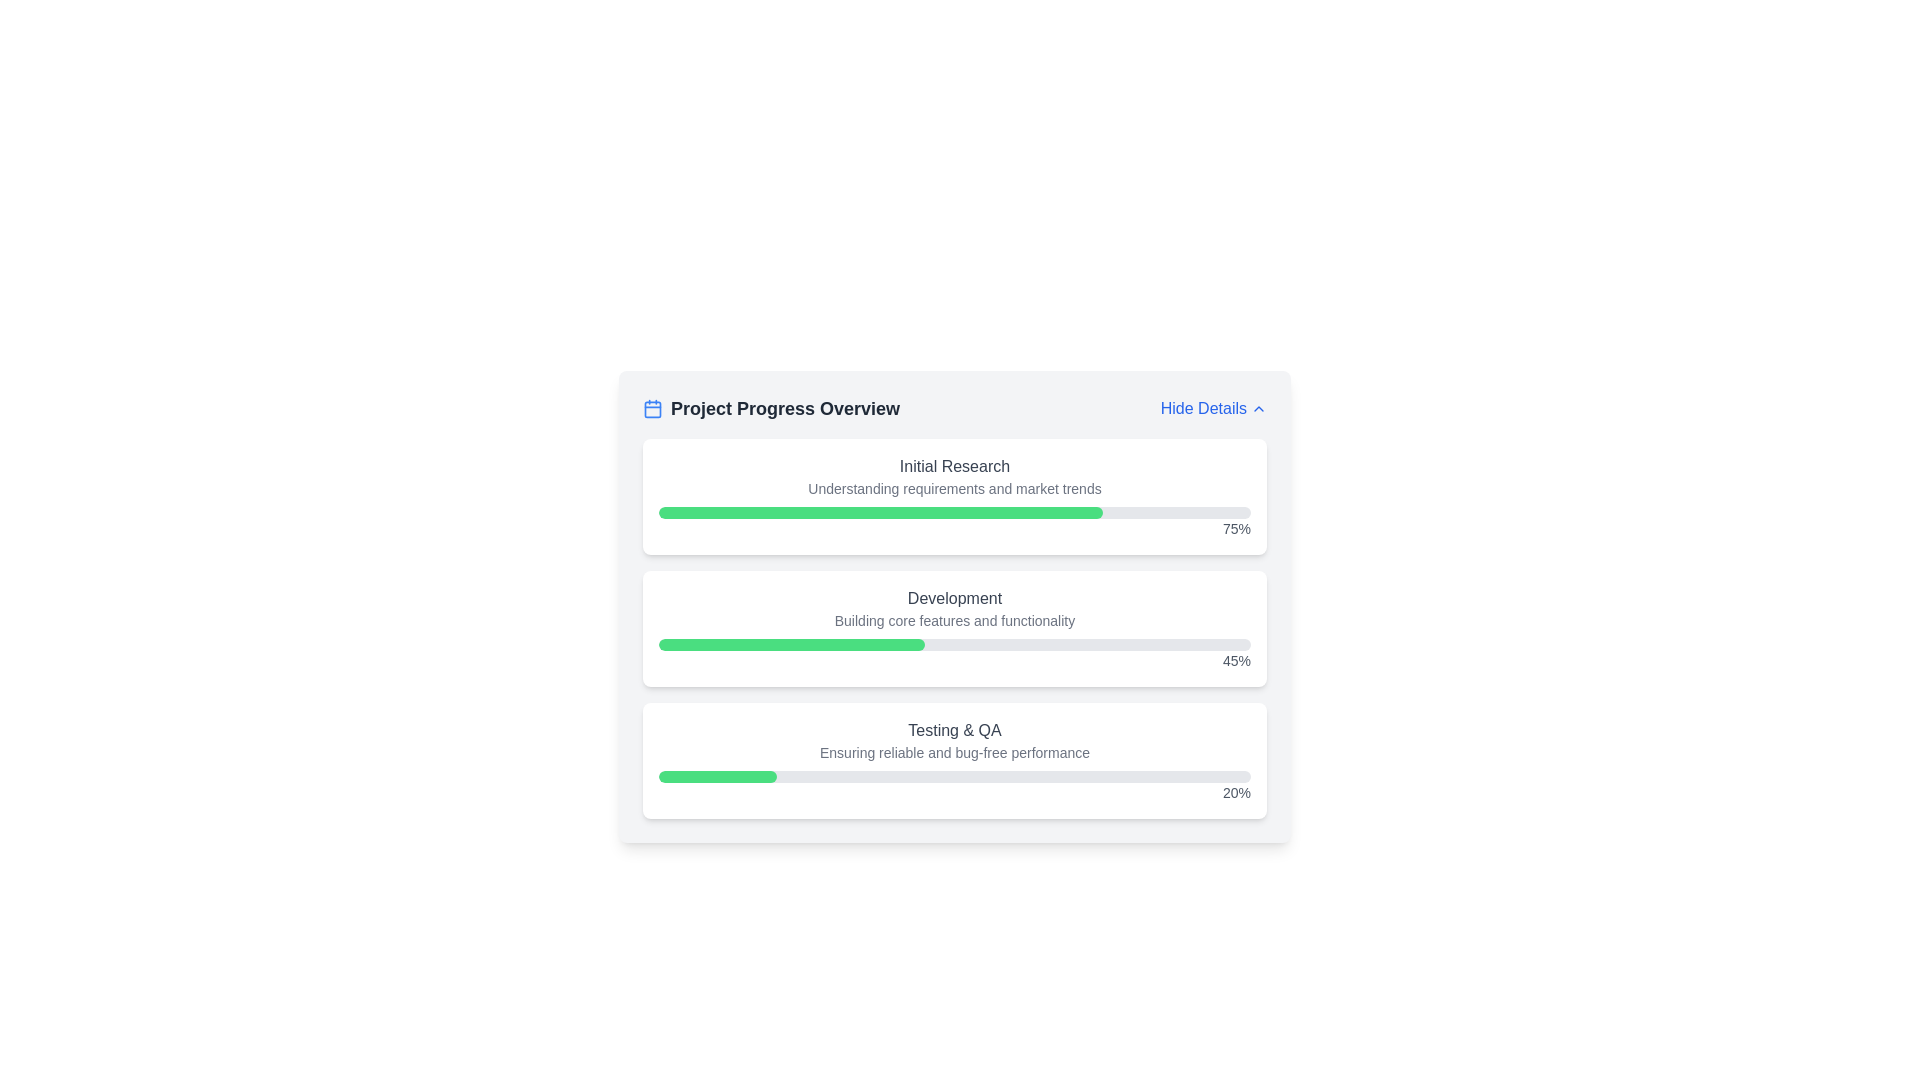 The image size is (1920, 1080). What do you see at coordinates (954, 512) in the screenshot?
I see `the horizontal progress bar indicating 75% completion, located within the 'Initial Research' card, positioned below the description and above the '75%' label` at bounding box center [954, 512].